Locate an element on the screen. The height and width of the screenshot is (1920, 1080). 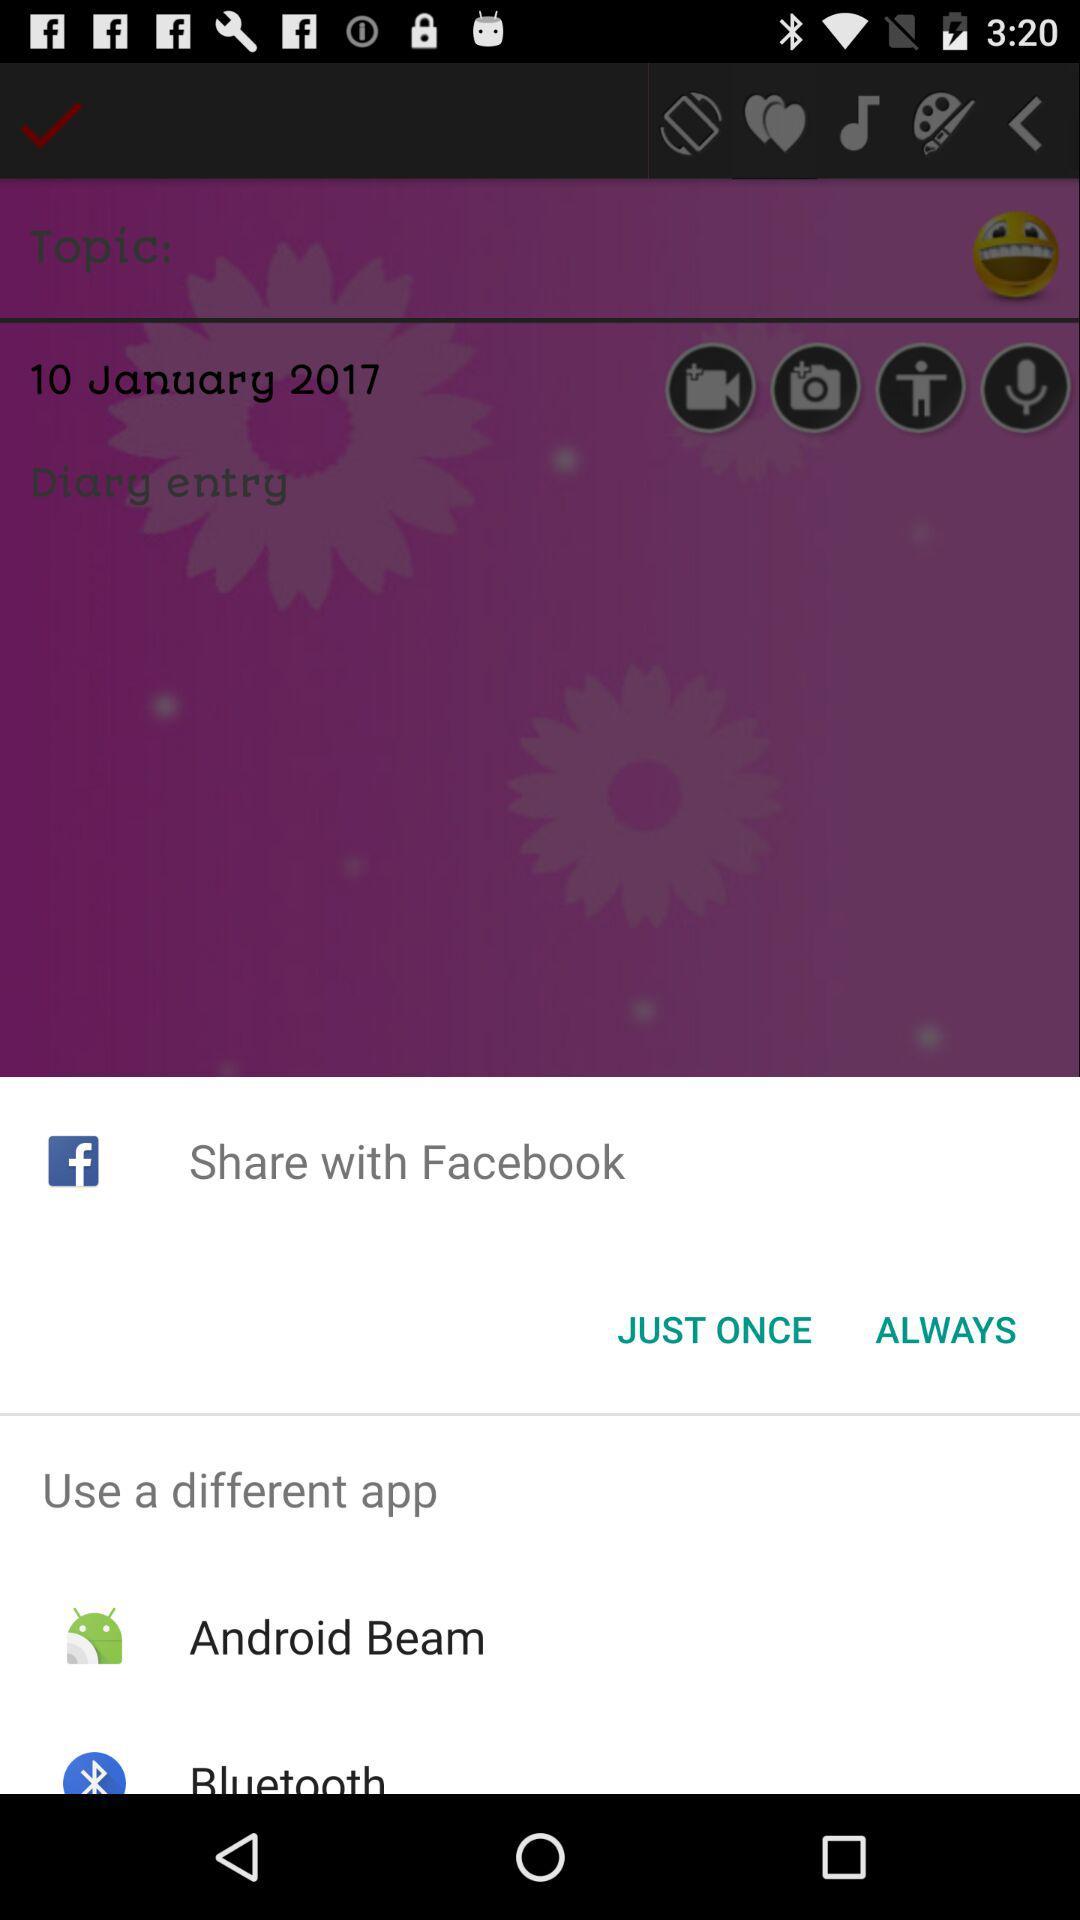
the icon above bluetooth is located at coordinates (336, 1636).